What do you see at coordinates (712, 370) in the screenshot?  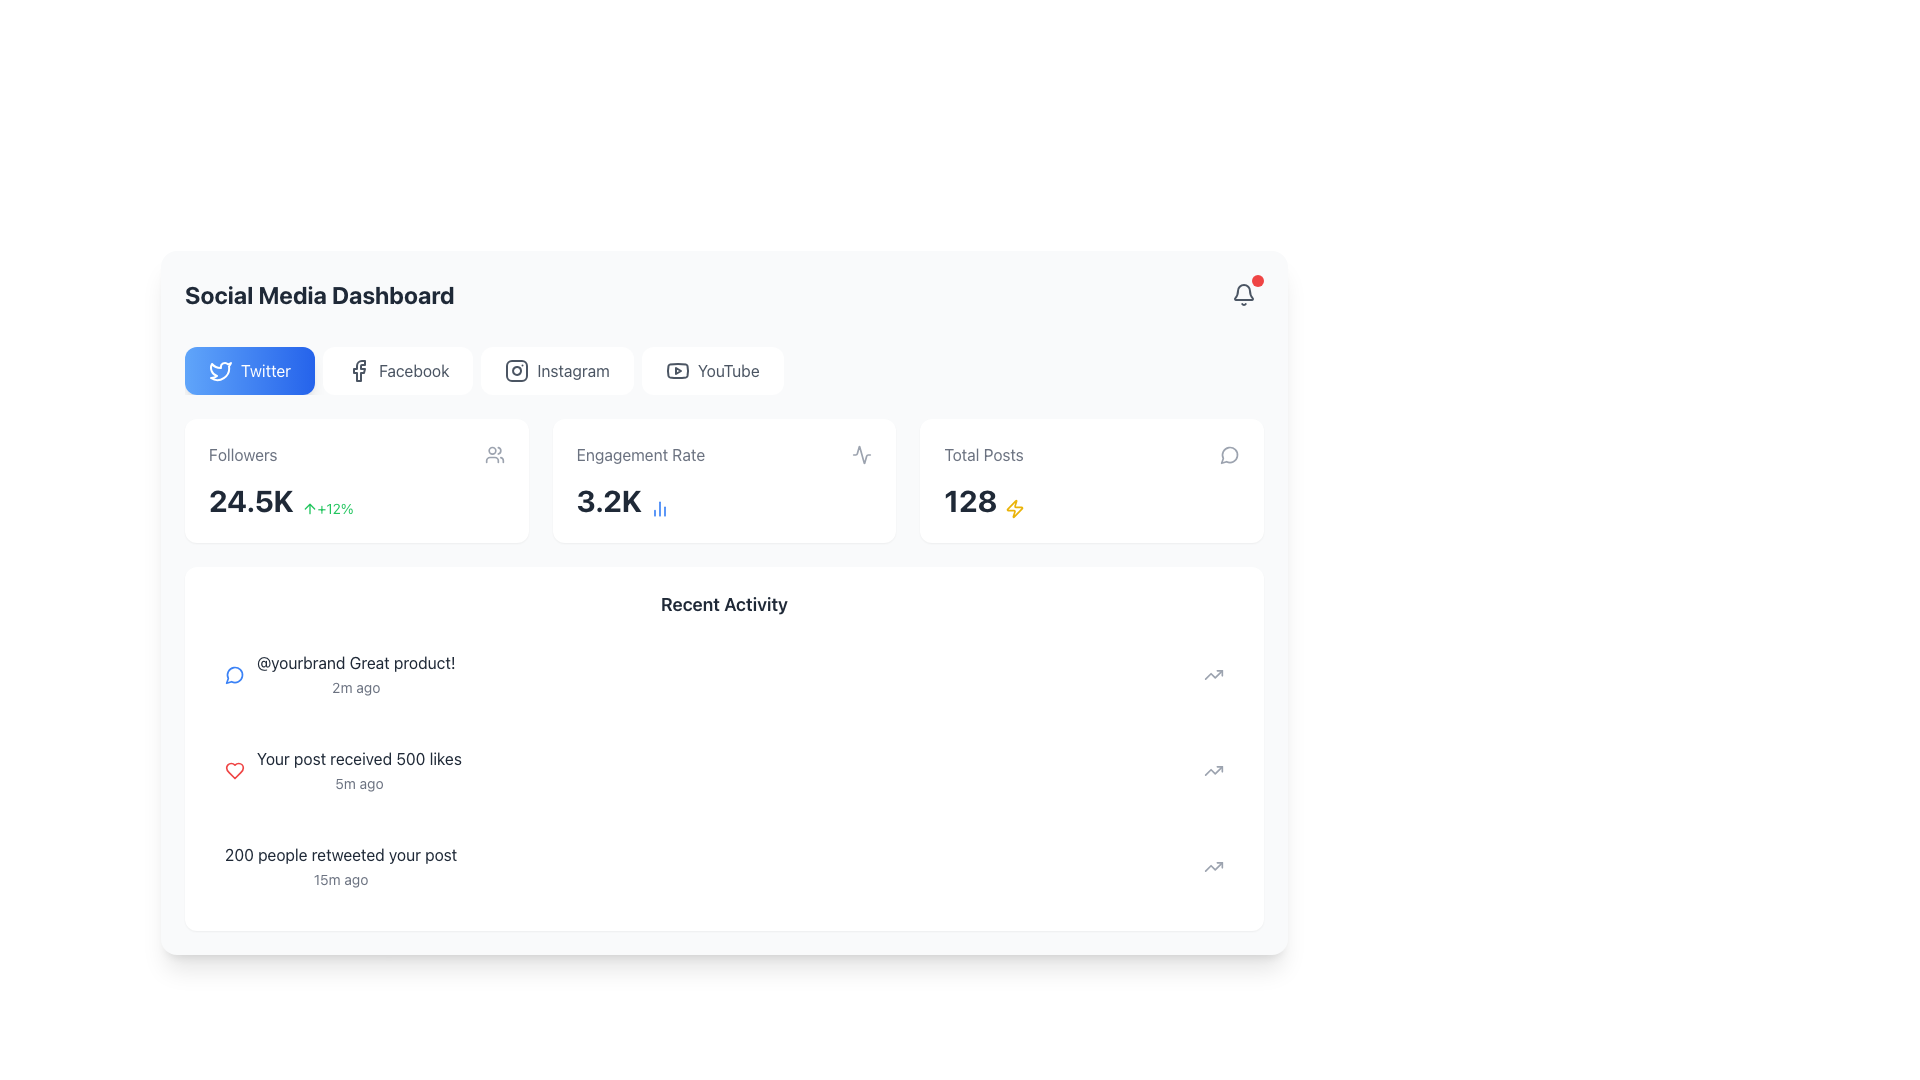 I see `the fourth button in the horizontal row of social media buttons, located to the right of the Instagram button` at bounding box center [712, 370].